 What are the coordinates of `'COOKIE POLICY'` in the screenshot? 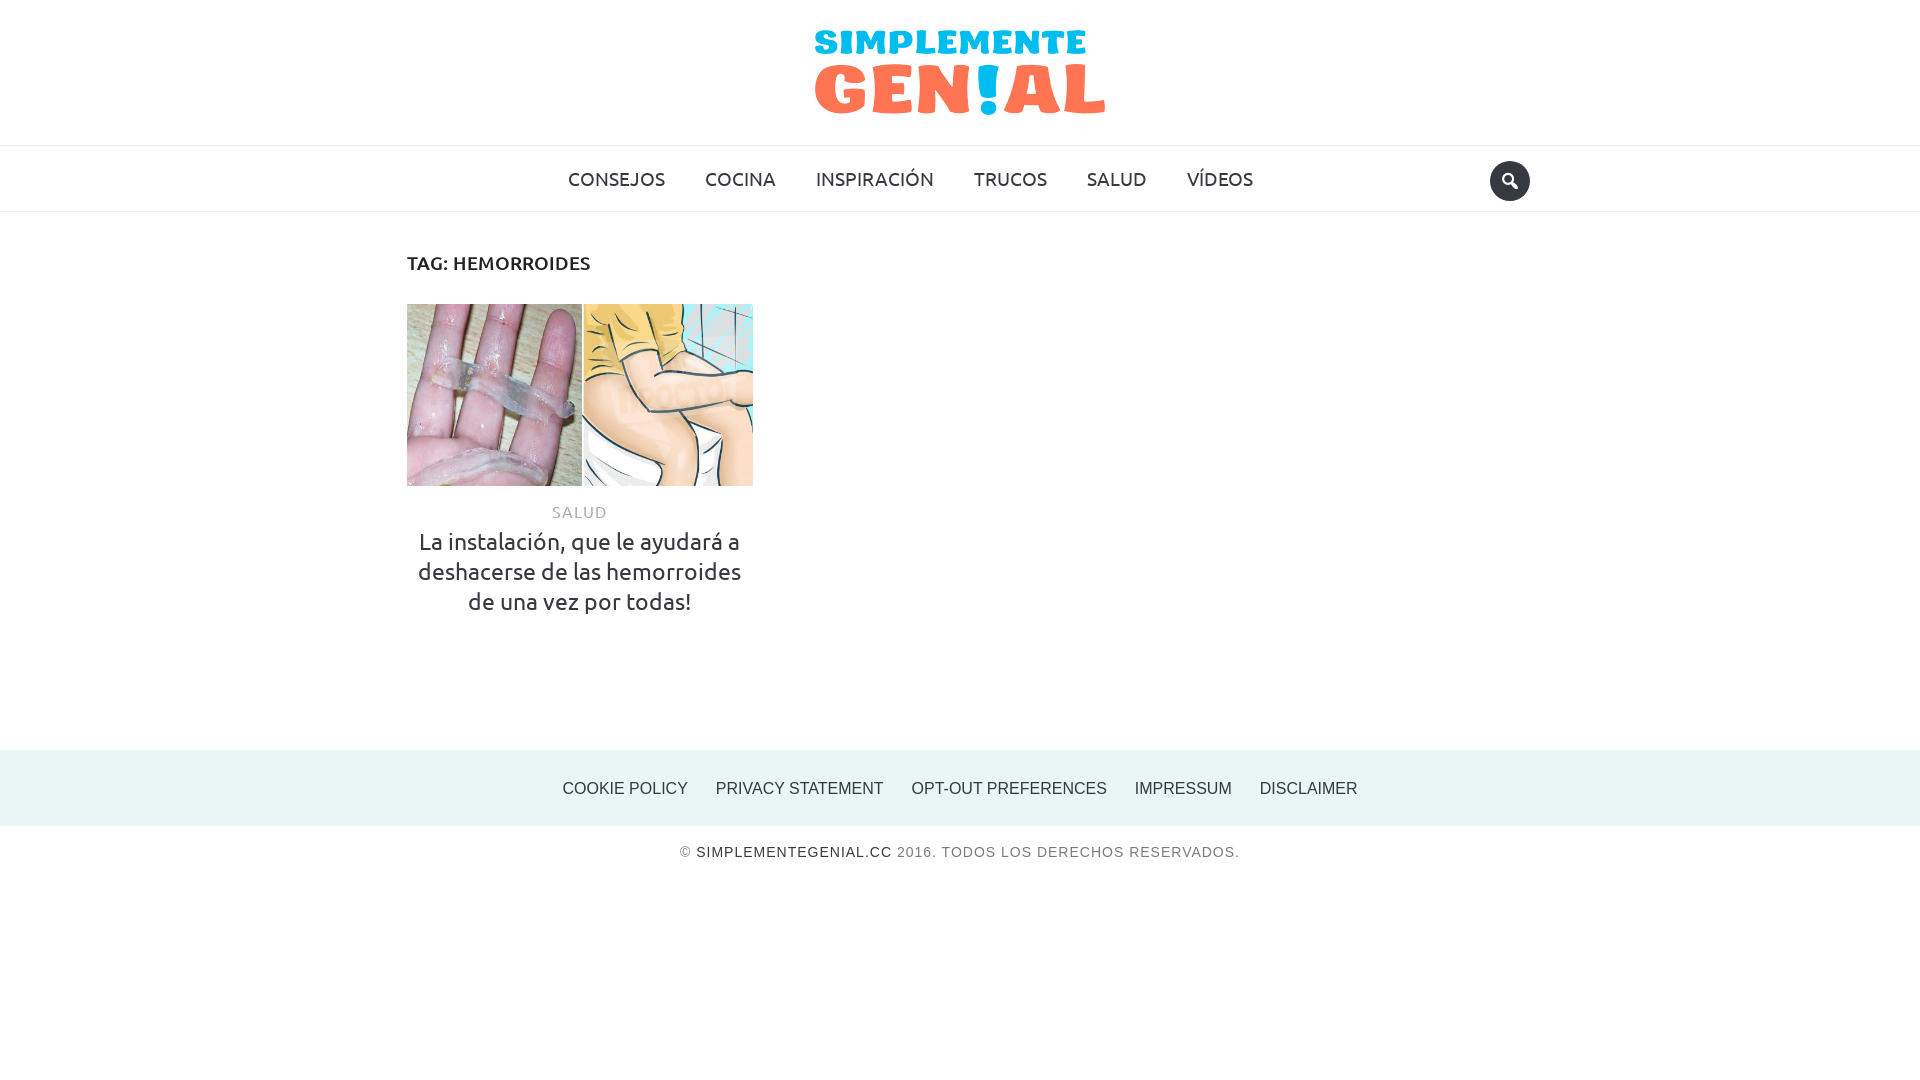 It's located at (623, 787).